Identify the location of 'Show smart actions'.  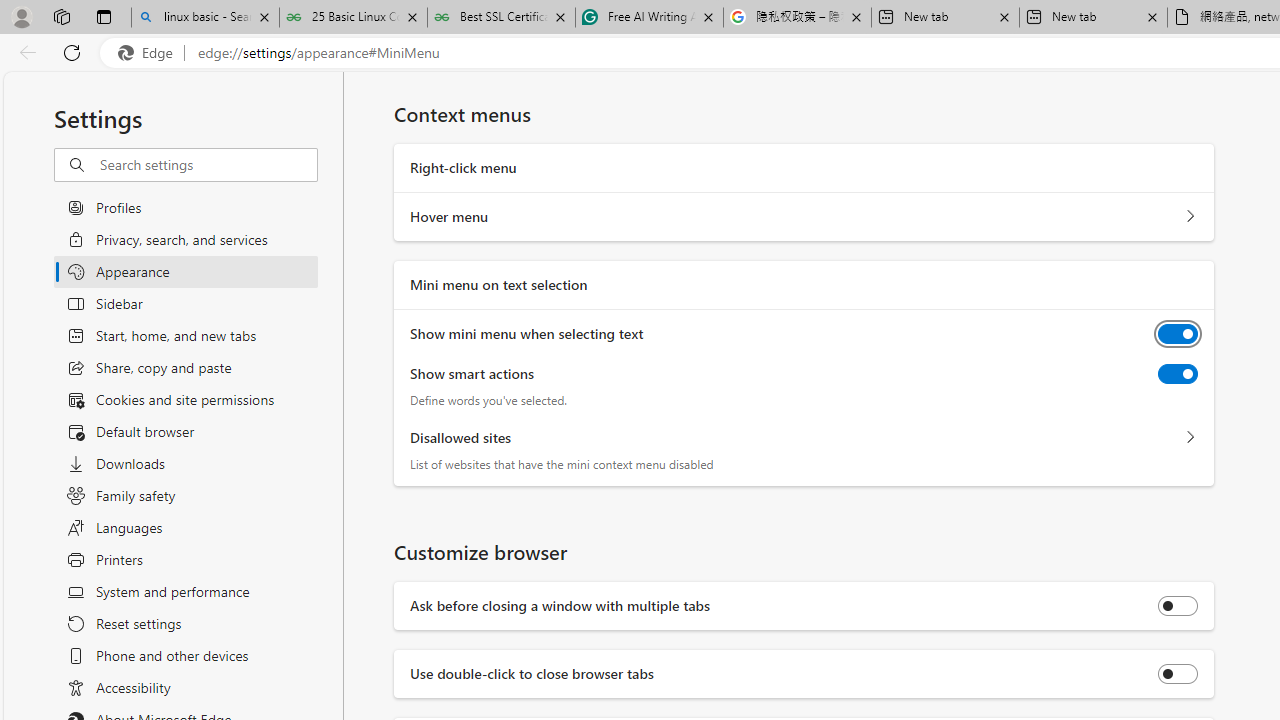
(1178, 374).